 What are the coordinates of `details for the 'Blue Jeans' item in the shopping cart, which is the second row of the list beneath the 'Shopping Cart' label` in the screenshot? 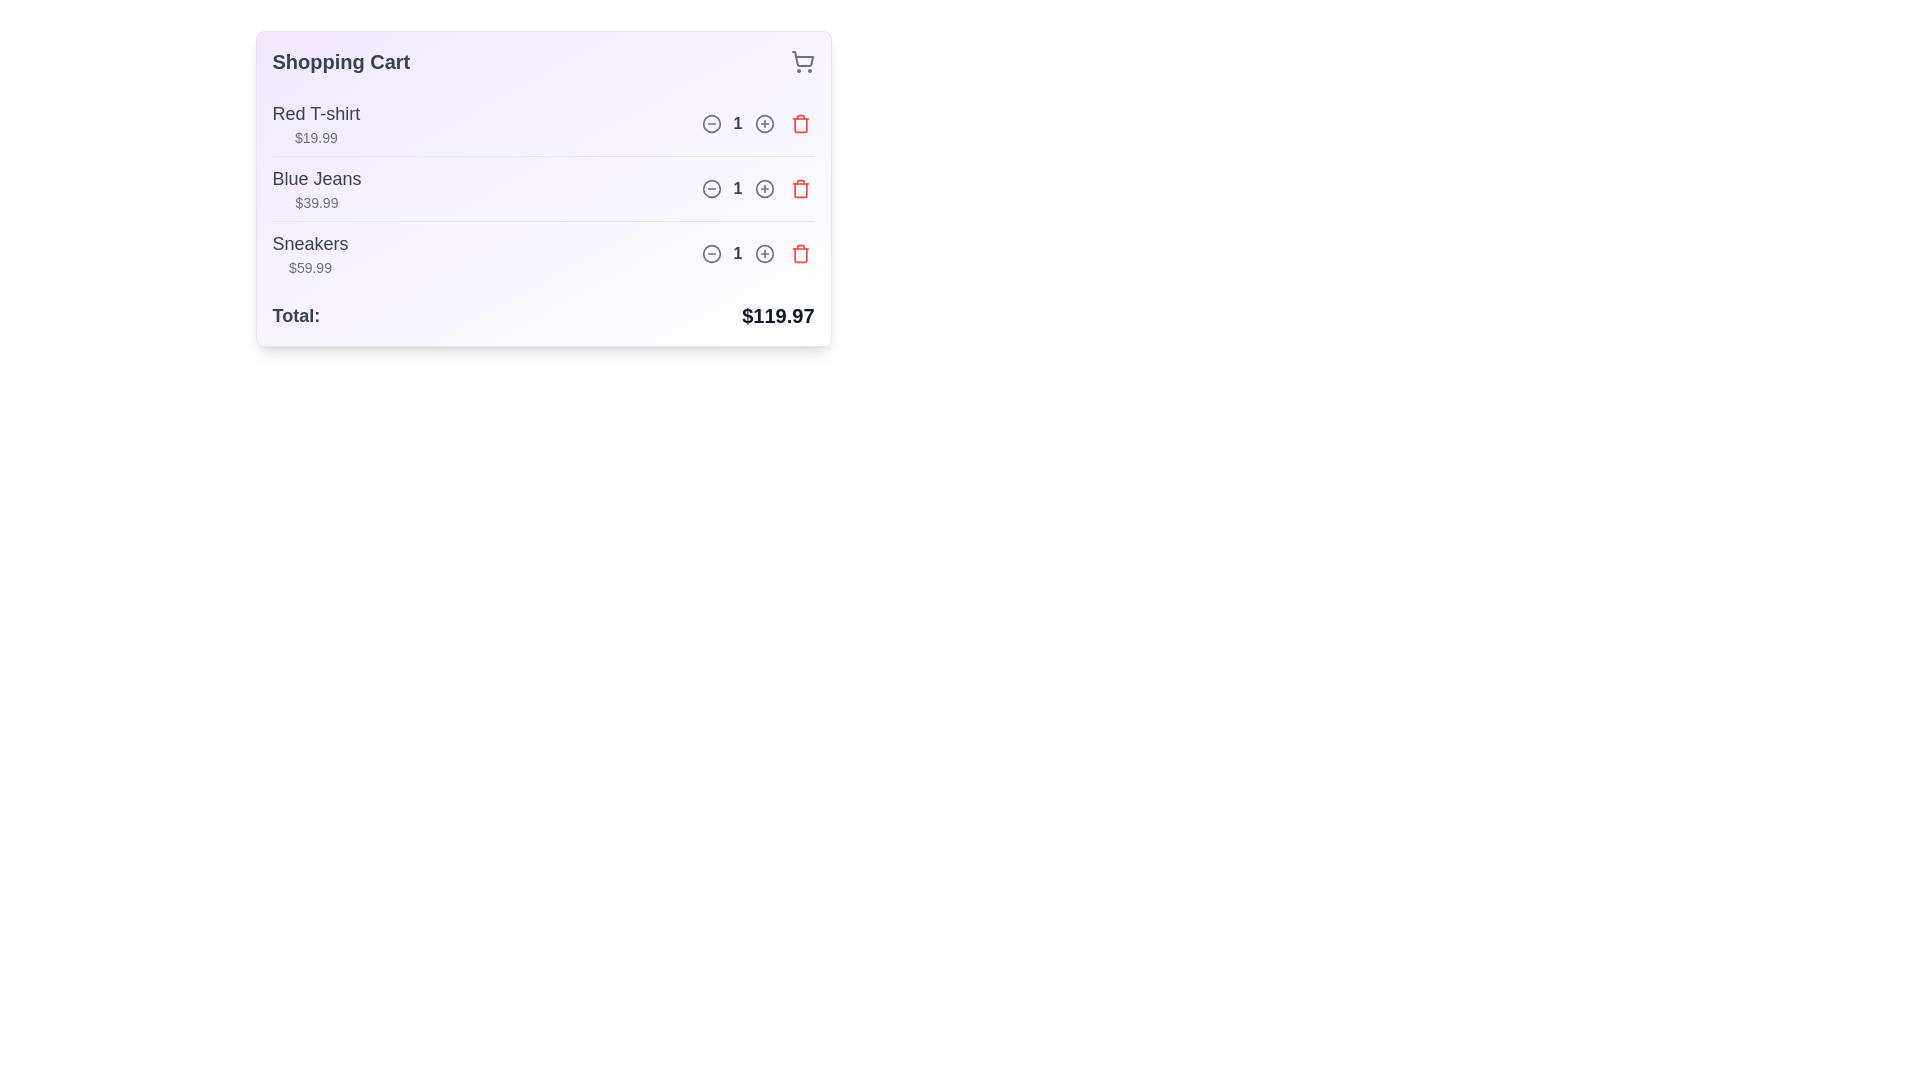 It's located at (543, 189).